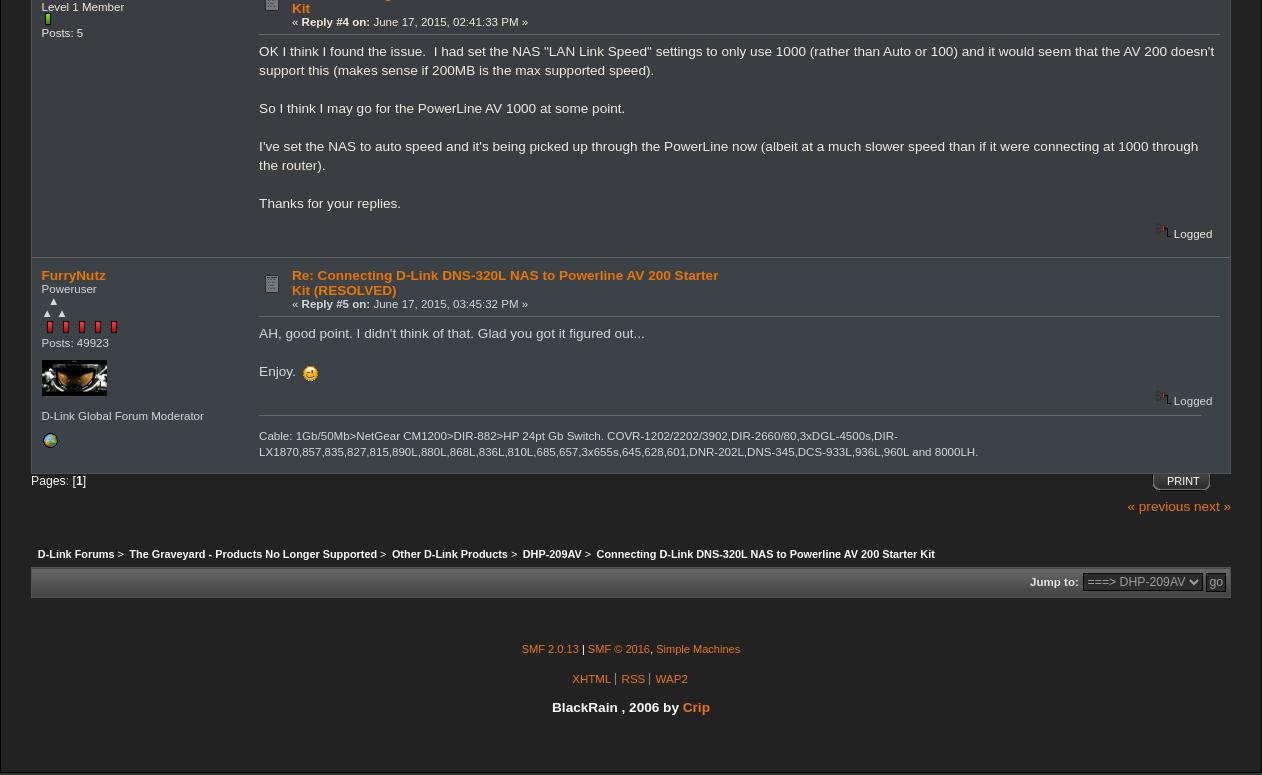  I want to click on 'I've set the NAS to auto speed and it's being picked up through the PowerLine now (albeit at a much slower speed than if it were connecting at 1000 through the router).', so click(727, 155).